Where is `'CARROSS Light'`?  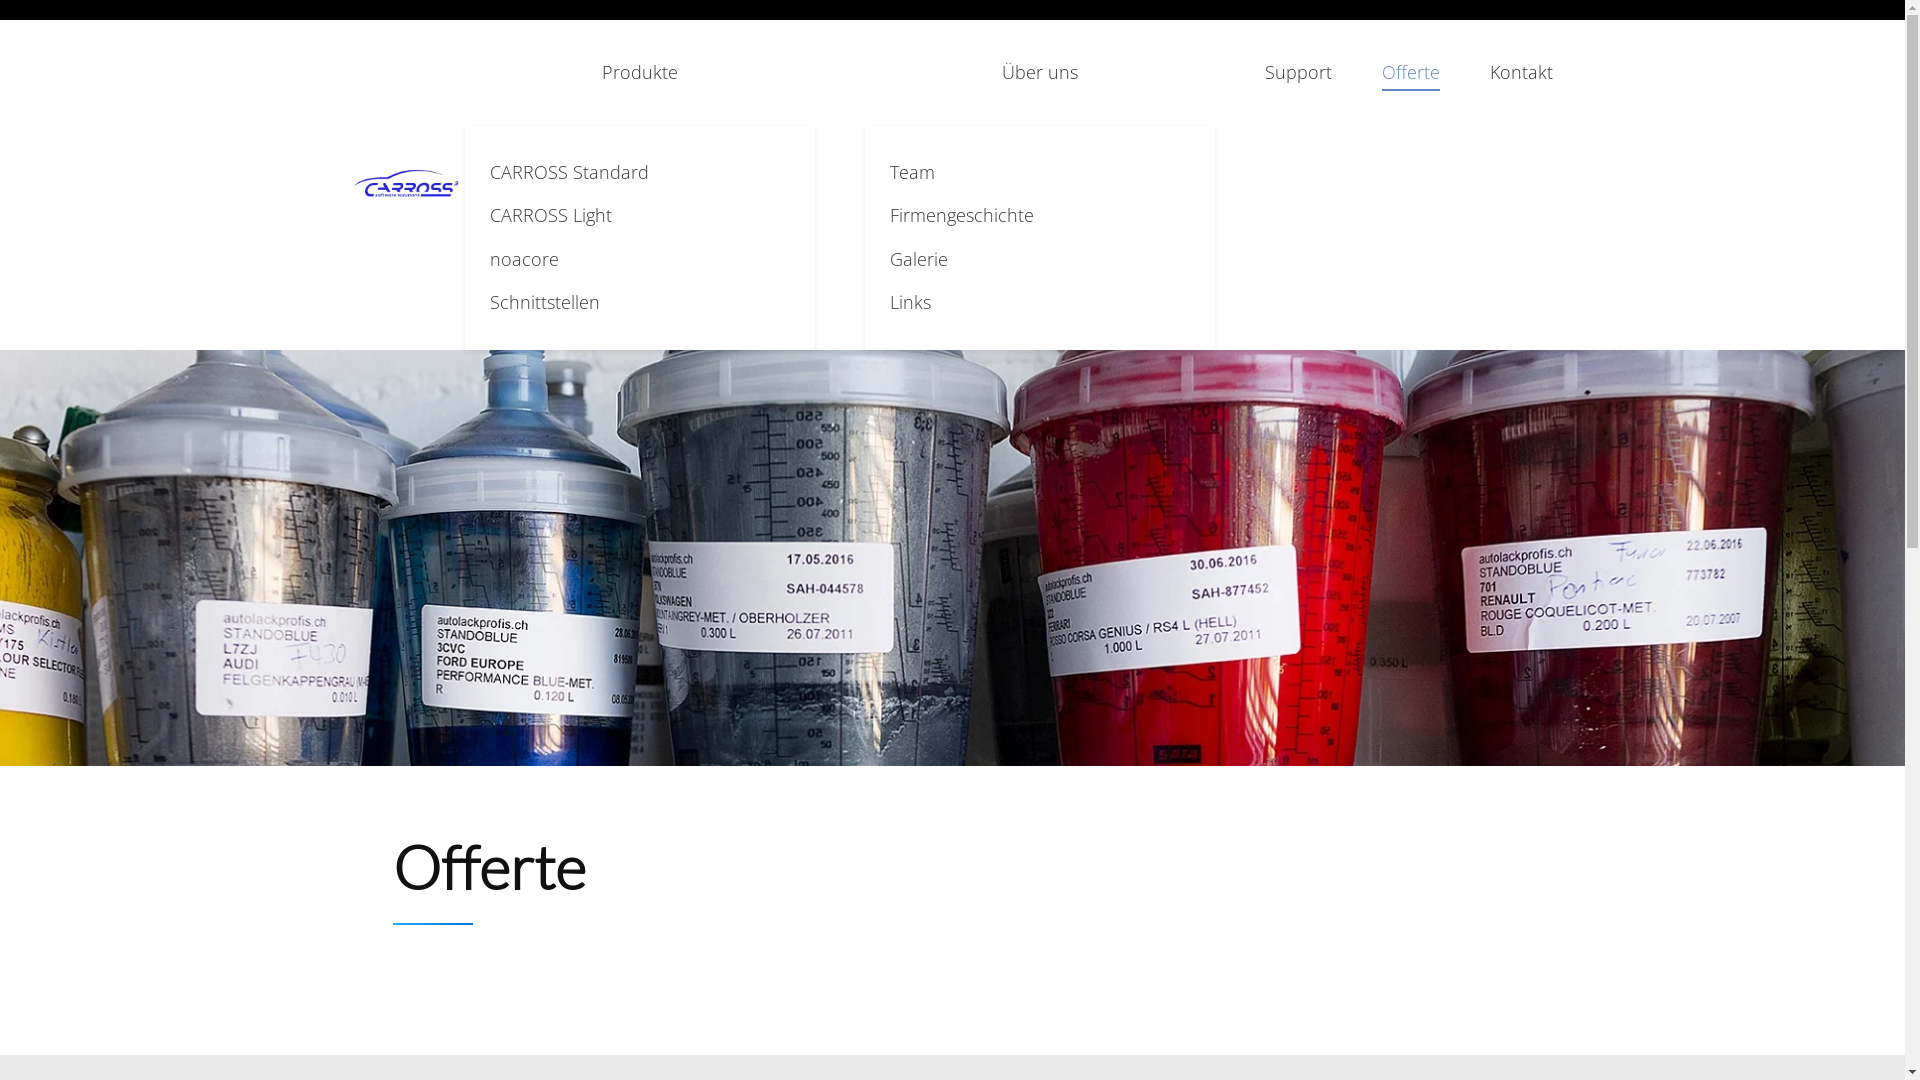
'CARROSS Light' is located at coordinates (638, 215).